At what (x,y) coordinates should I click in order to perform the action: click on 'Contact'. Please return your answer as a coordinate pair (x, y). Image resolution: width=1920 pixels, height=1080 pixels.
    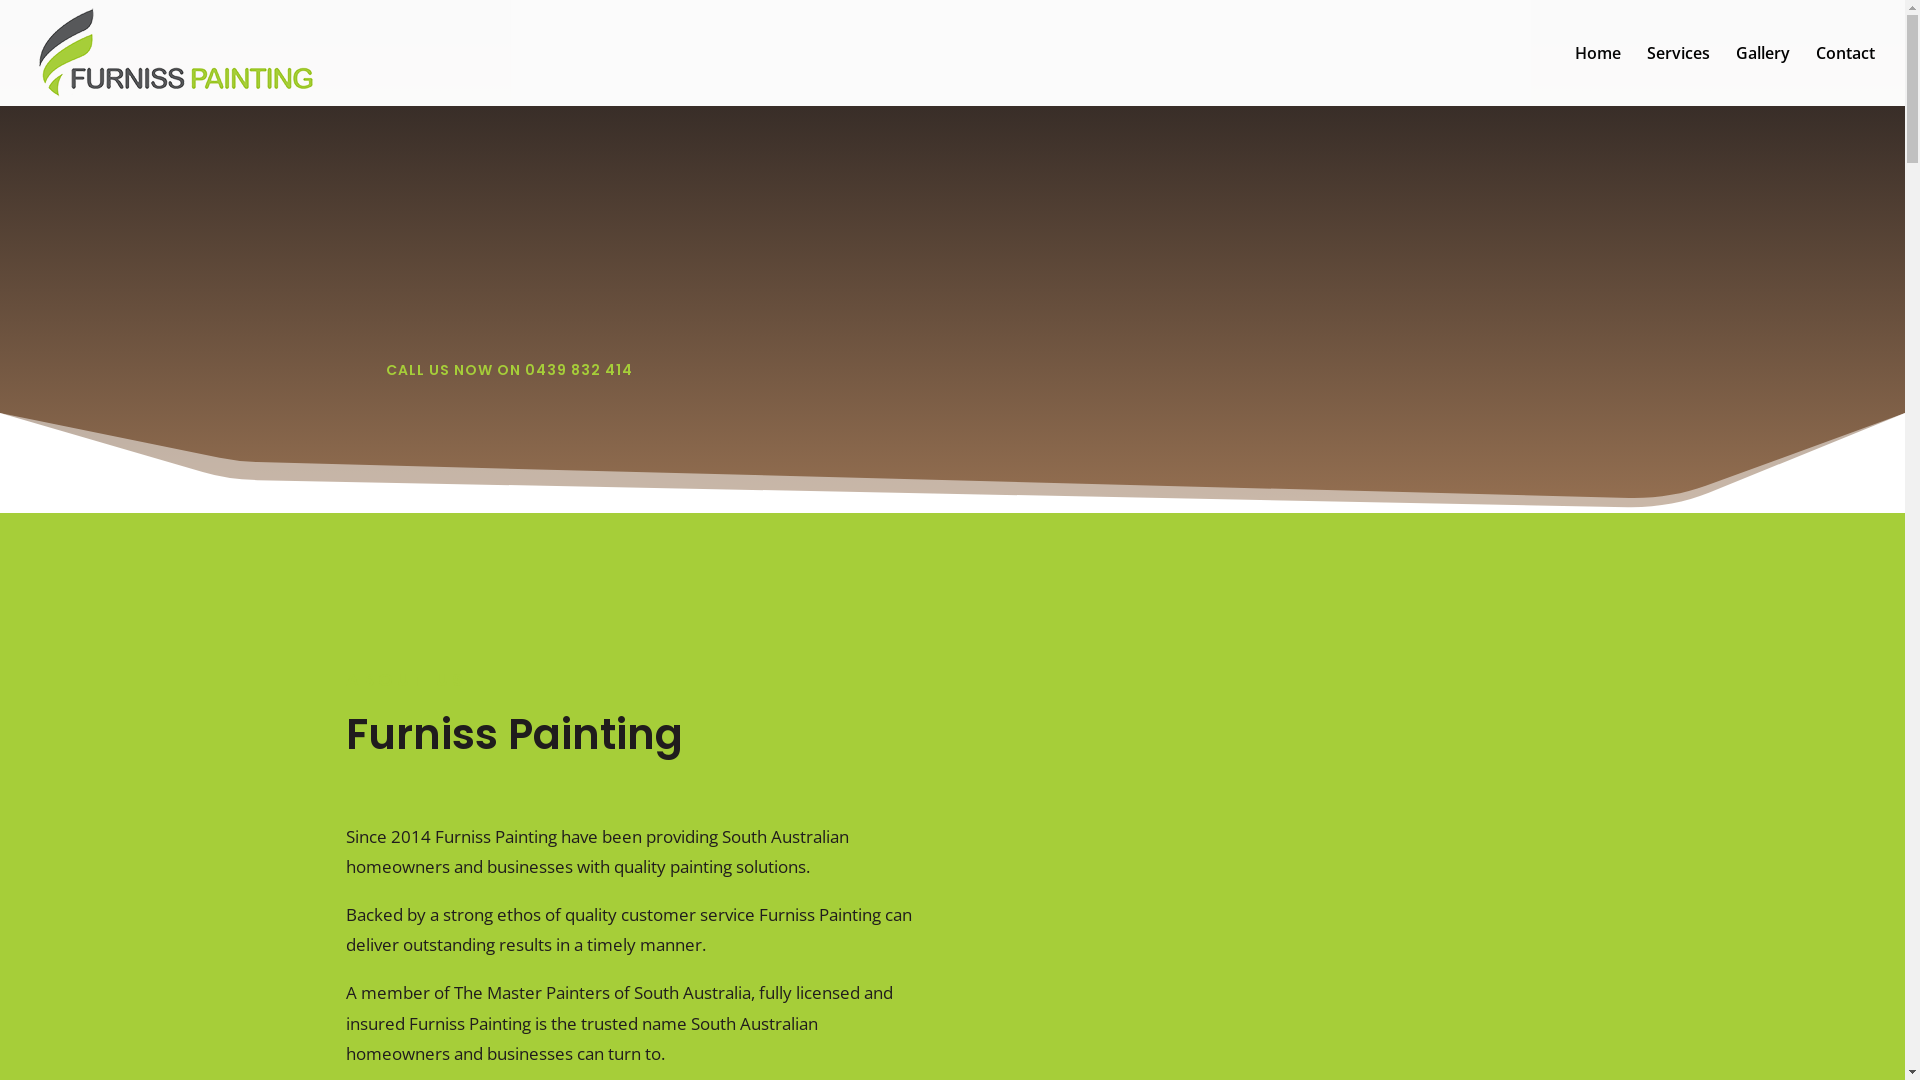
    Looking at the image, I should click on (1844, 75).